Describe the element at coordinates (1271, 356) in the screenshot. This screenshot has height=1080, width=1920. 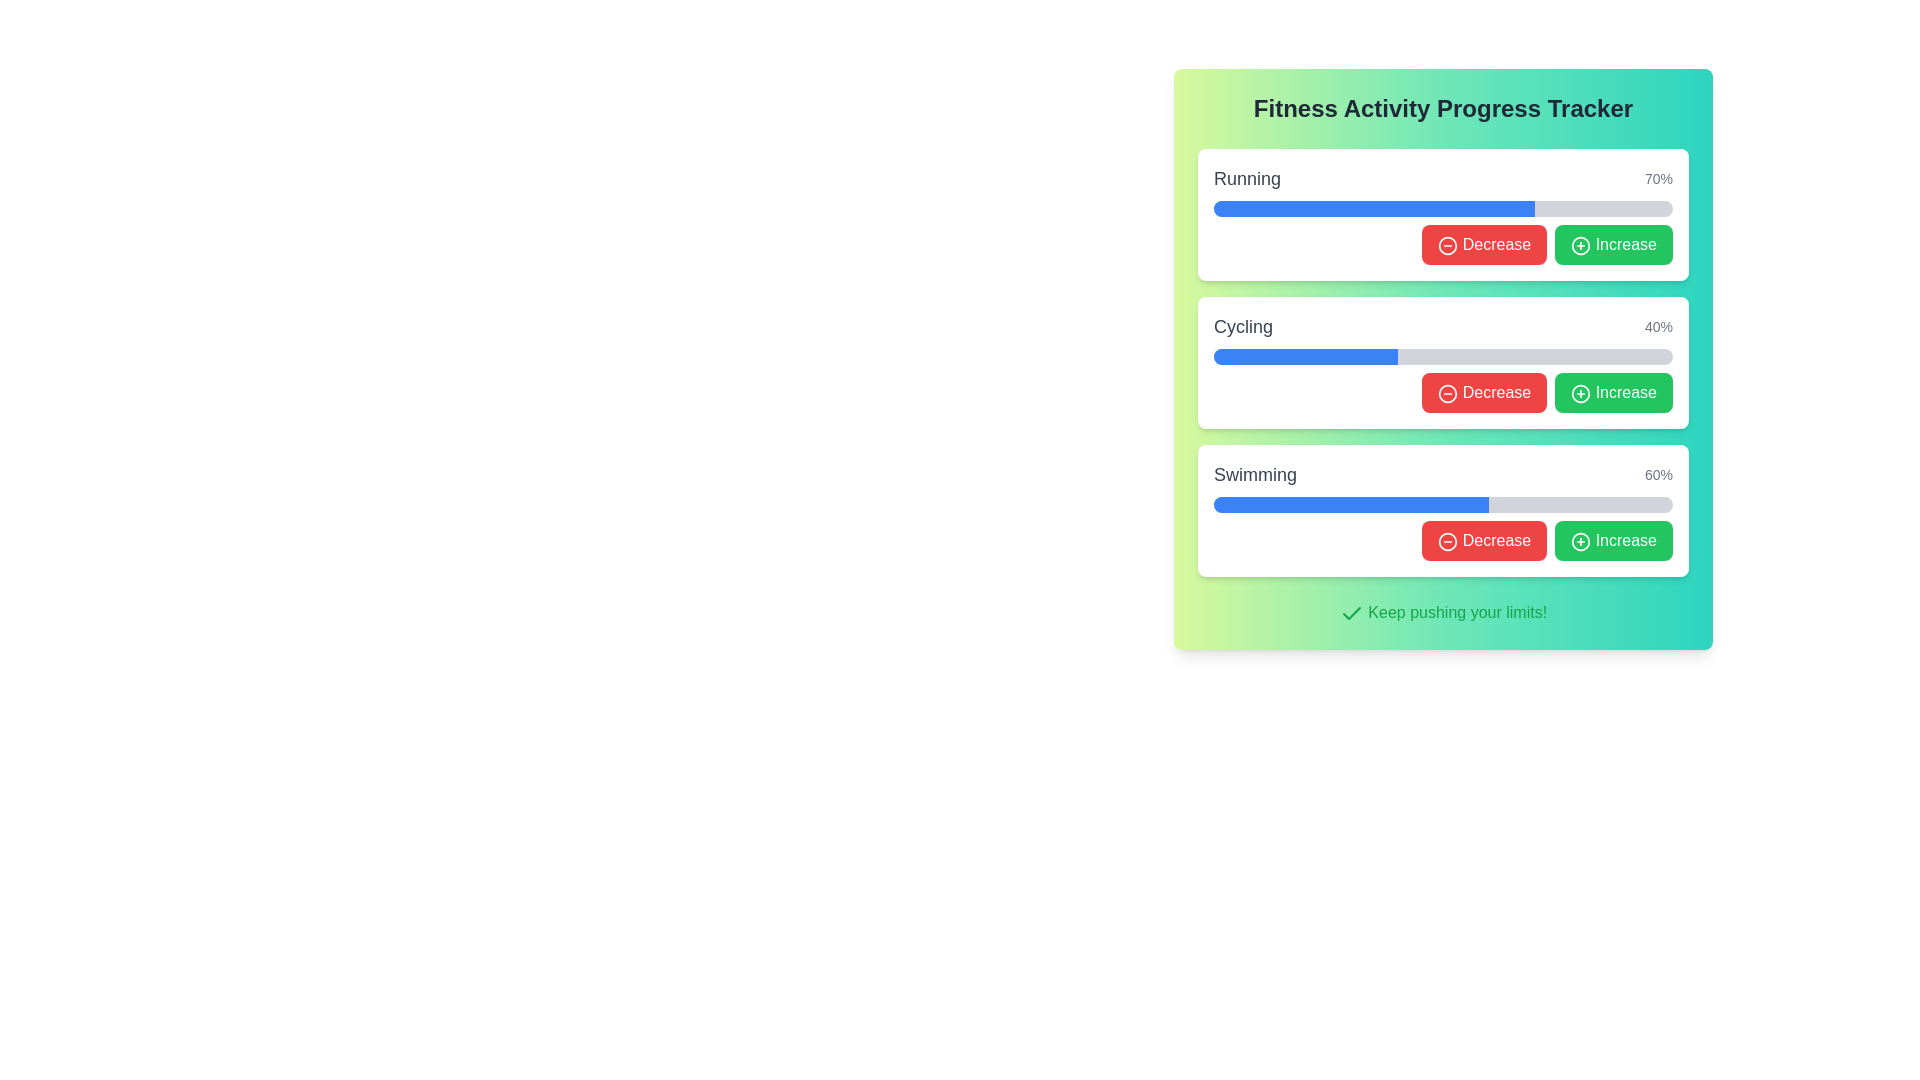
I see `the progress for cycling activity` at that location.